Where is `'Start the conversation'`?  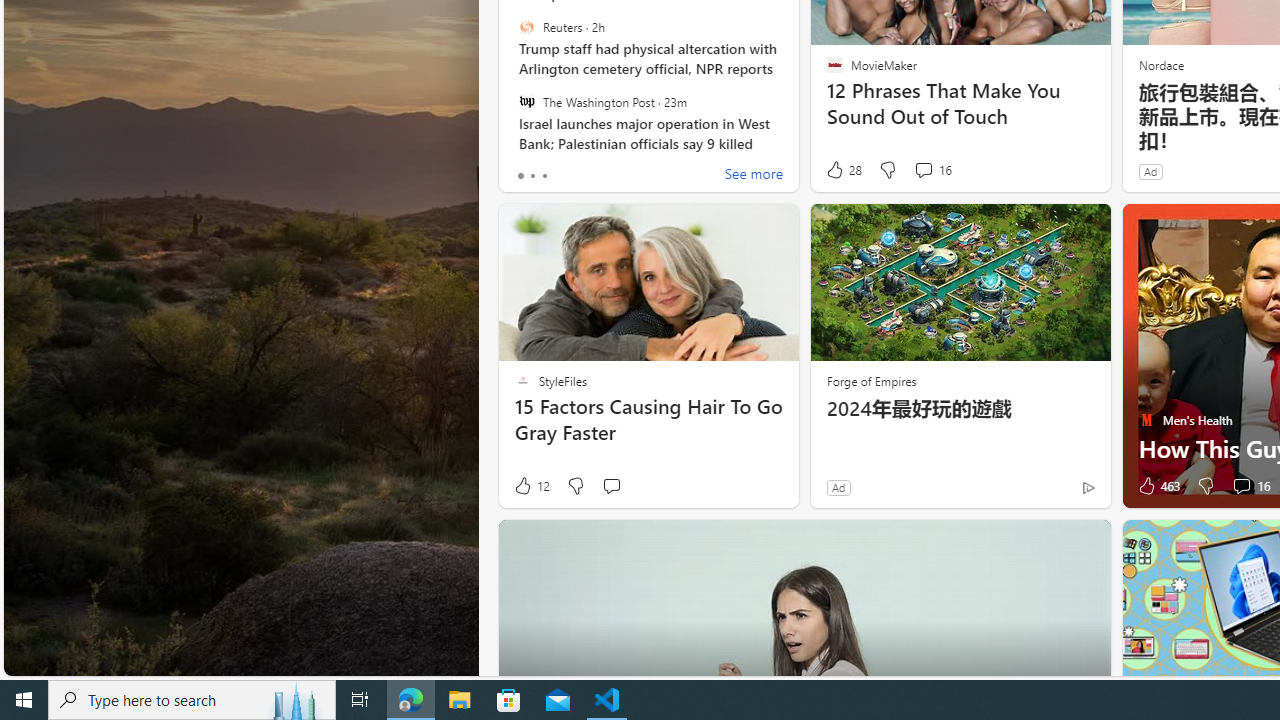
'Start the conversation' is located at coordinates (610, 486).